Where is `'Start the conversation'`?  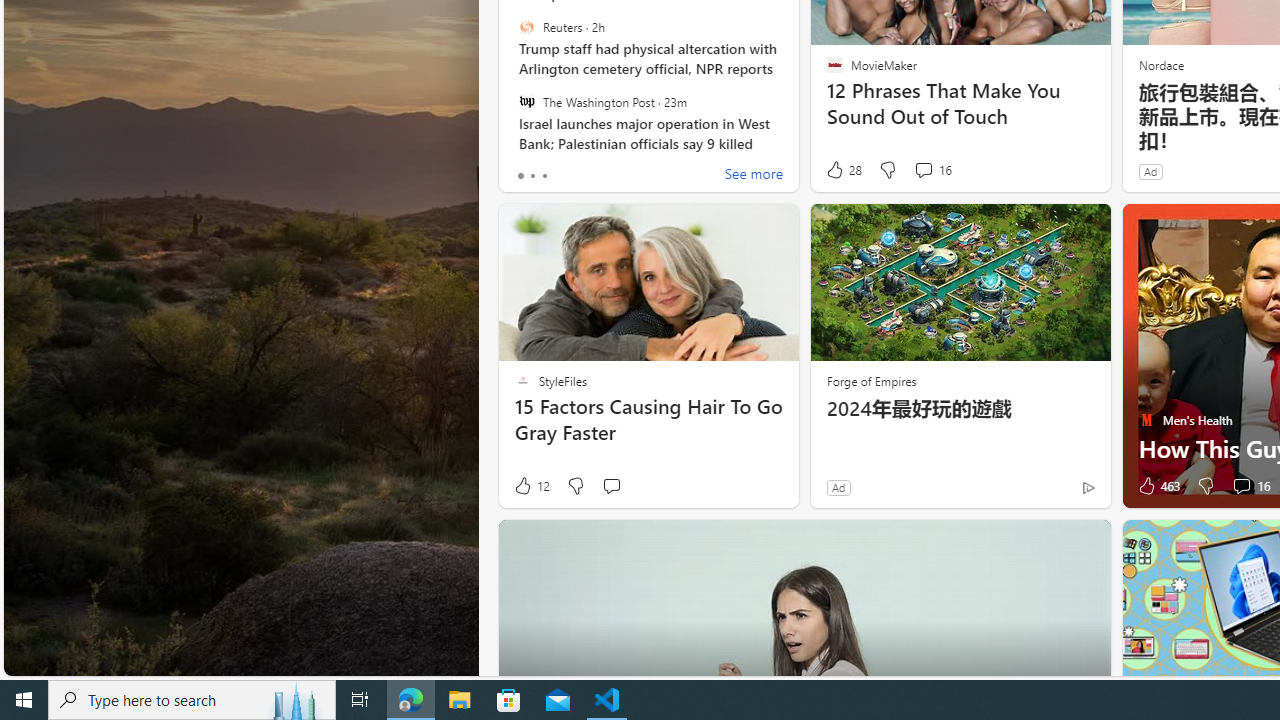
'Start the conversation' is located at coordinates (610, 486).